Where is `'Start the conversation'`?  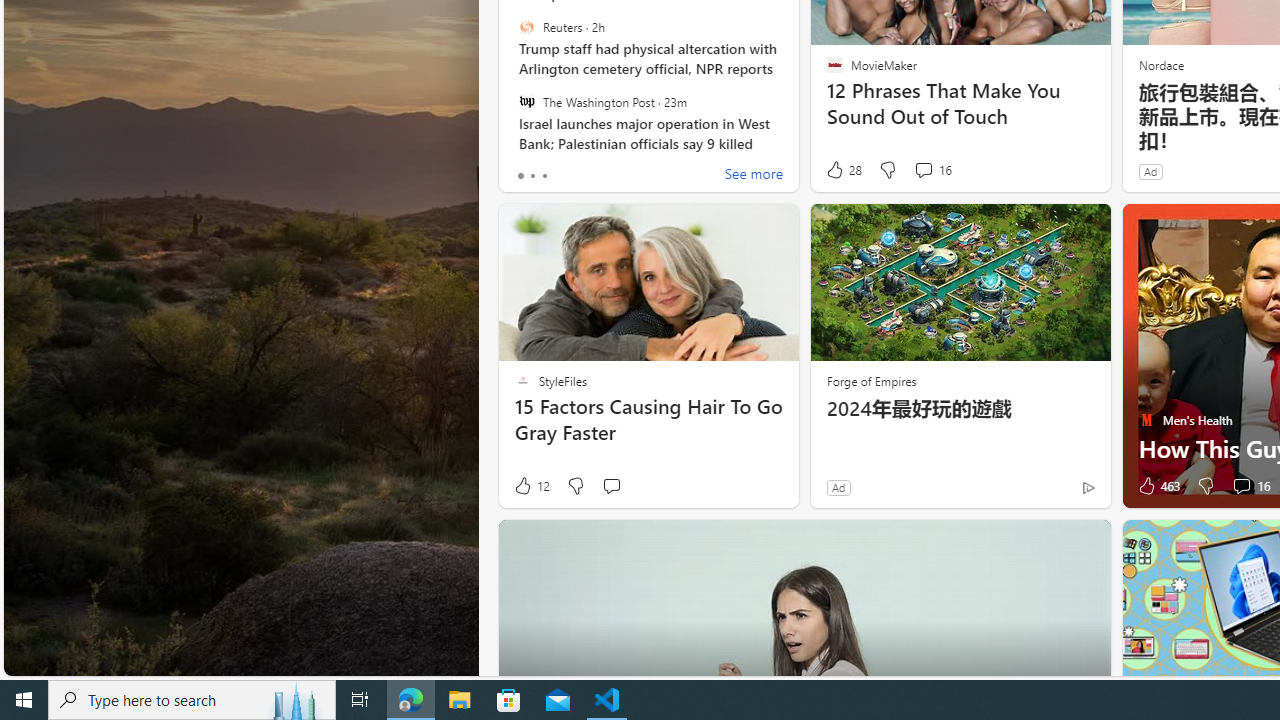
'Start the conversation' is located at coordinates (610, 486).